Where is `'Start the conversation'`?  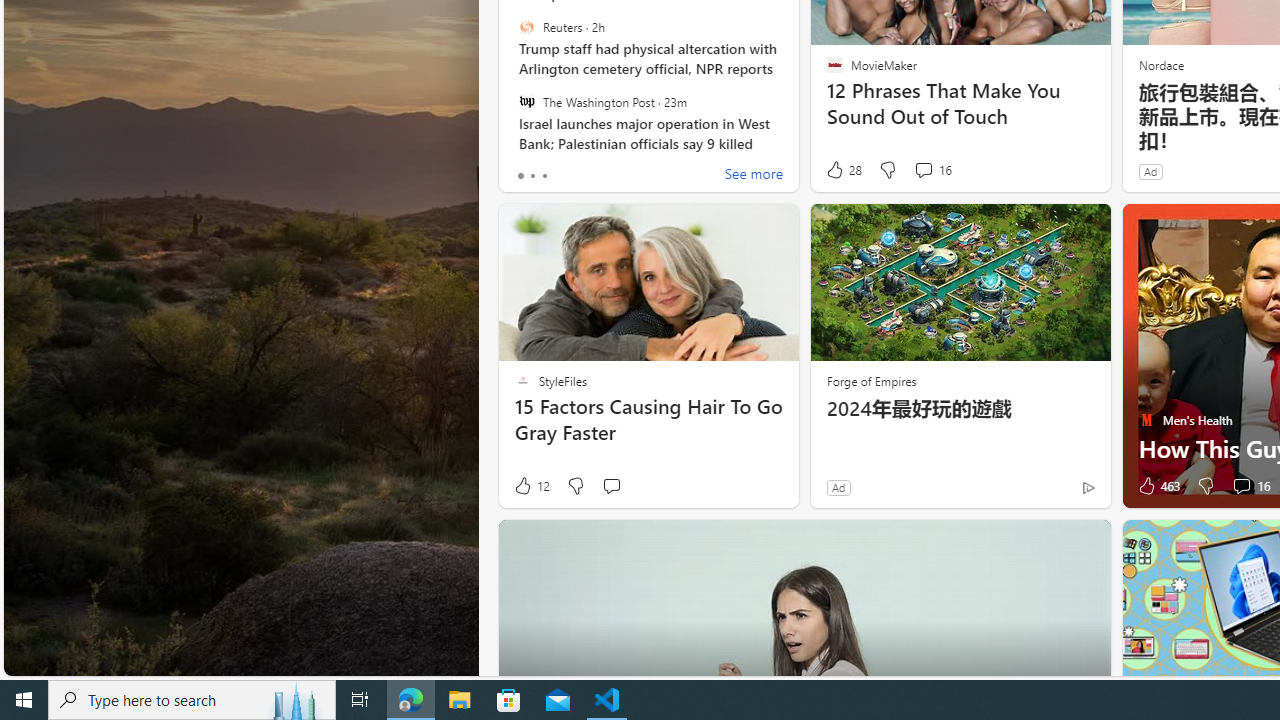
'Start the conversation' is located at coordinates (610, 486).